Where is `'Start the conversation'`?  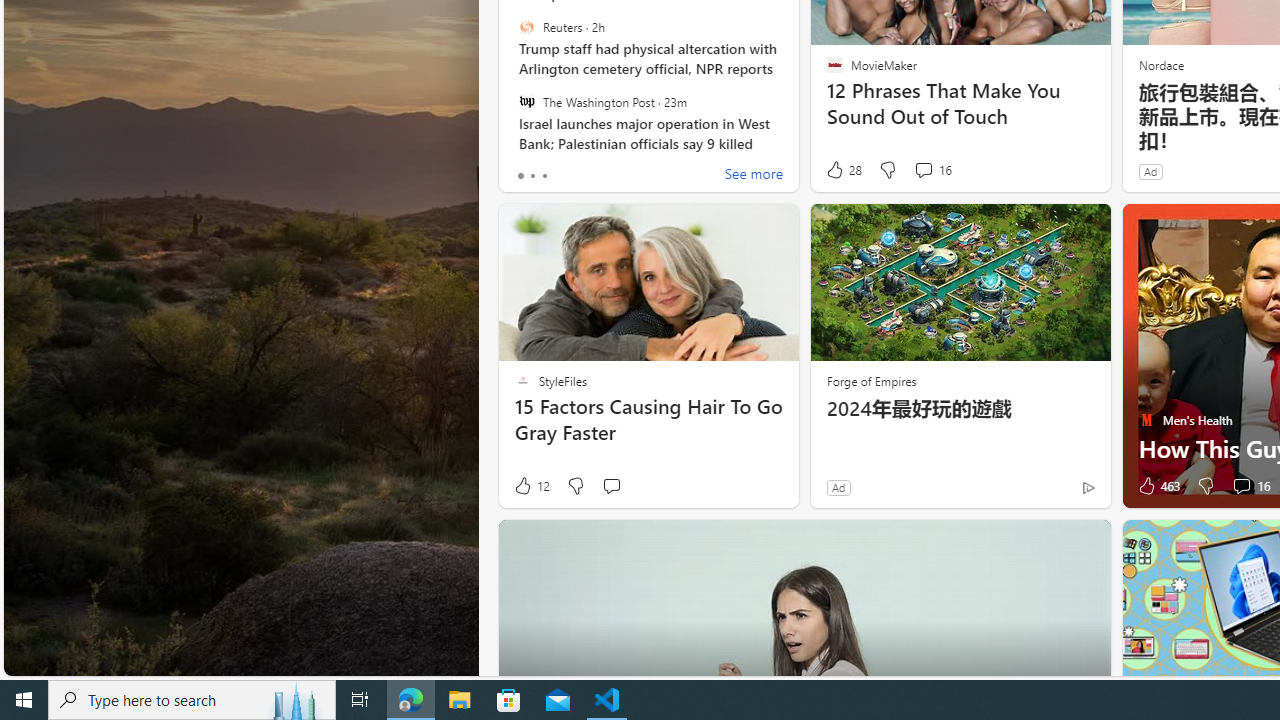
'Start the conversation' is located at coordinates (610, 486).